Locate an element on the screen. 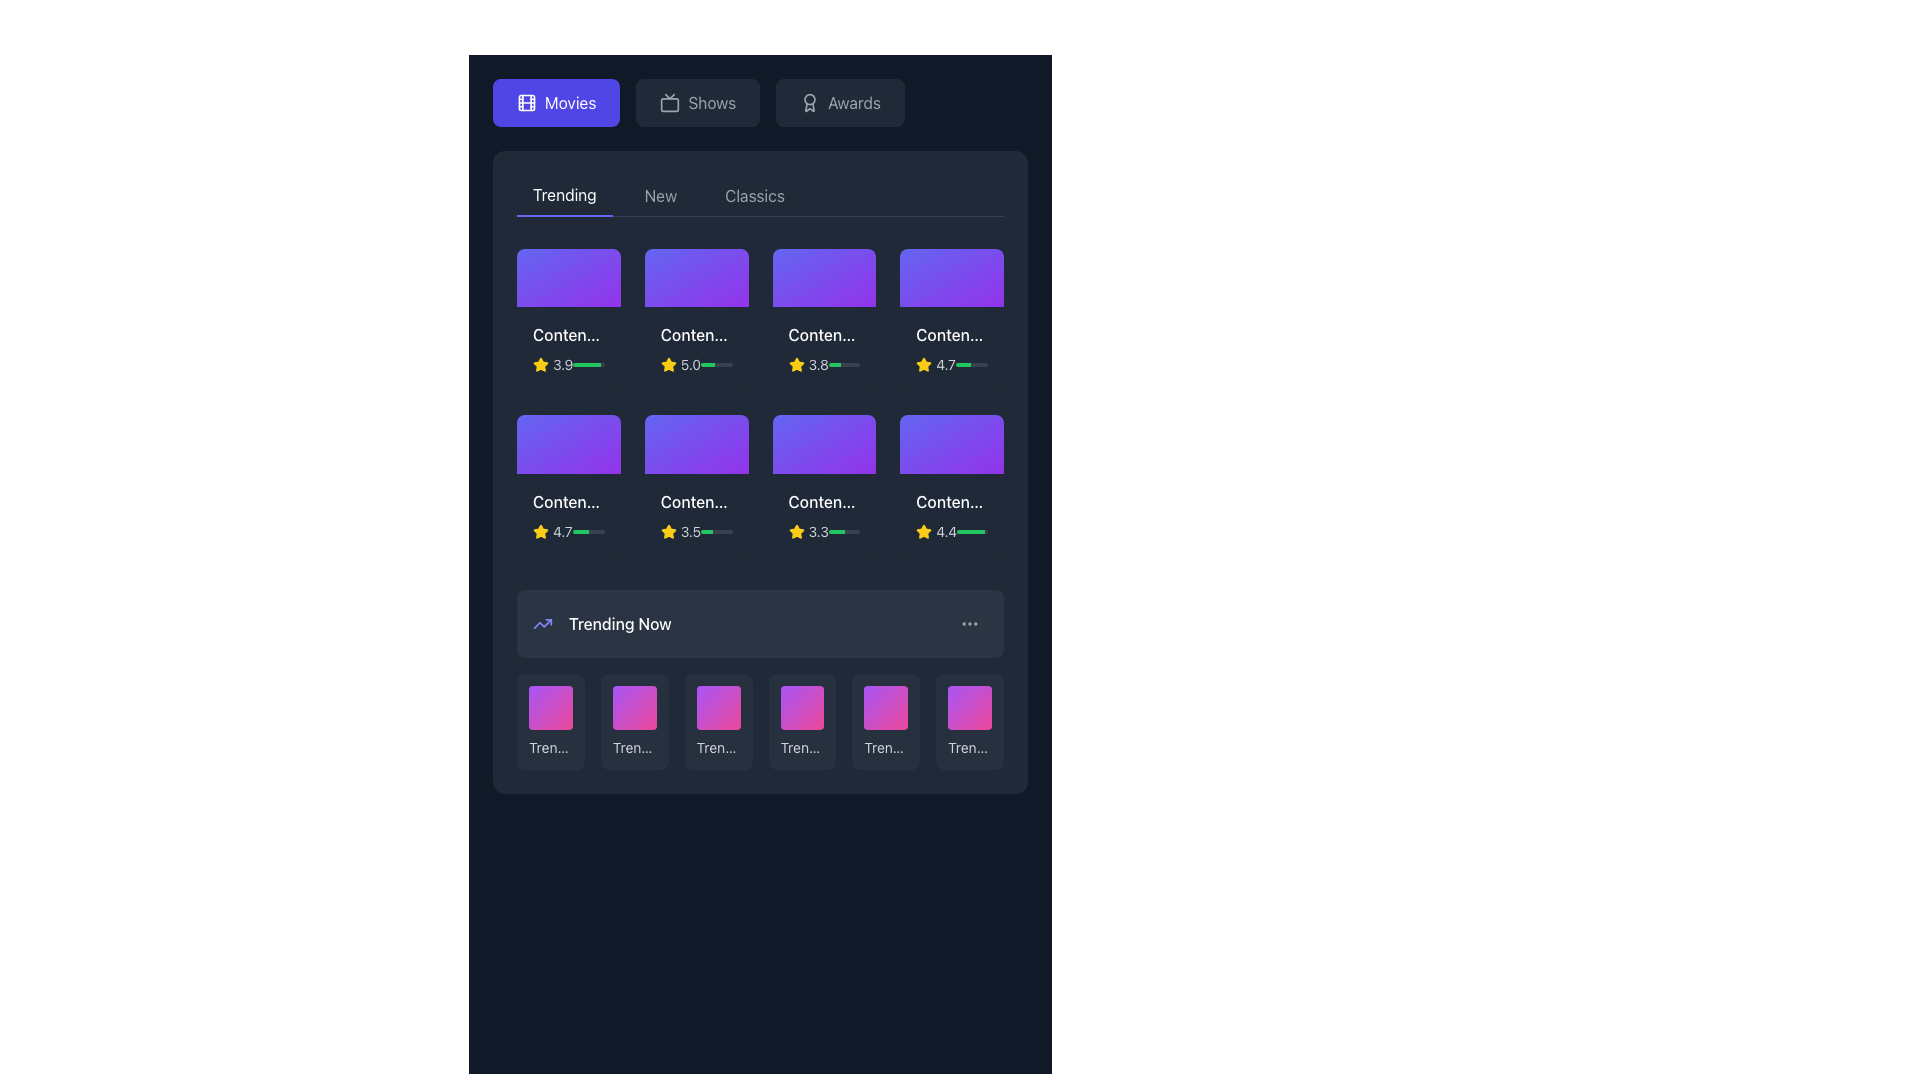 Image resolution: width=1920 pixels, height=1080 pixels. label text of the second tab in the navigation section, which is positioned between the 'Trending' tab on the left and the 'Classics' tab on the right, to understand its context is located at coordinates (660, 196).